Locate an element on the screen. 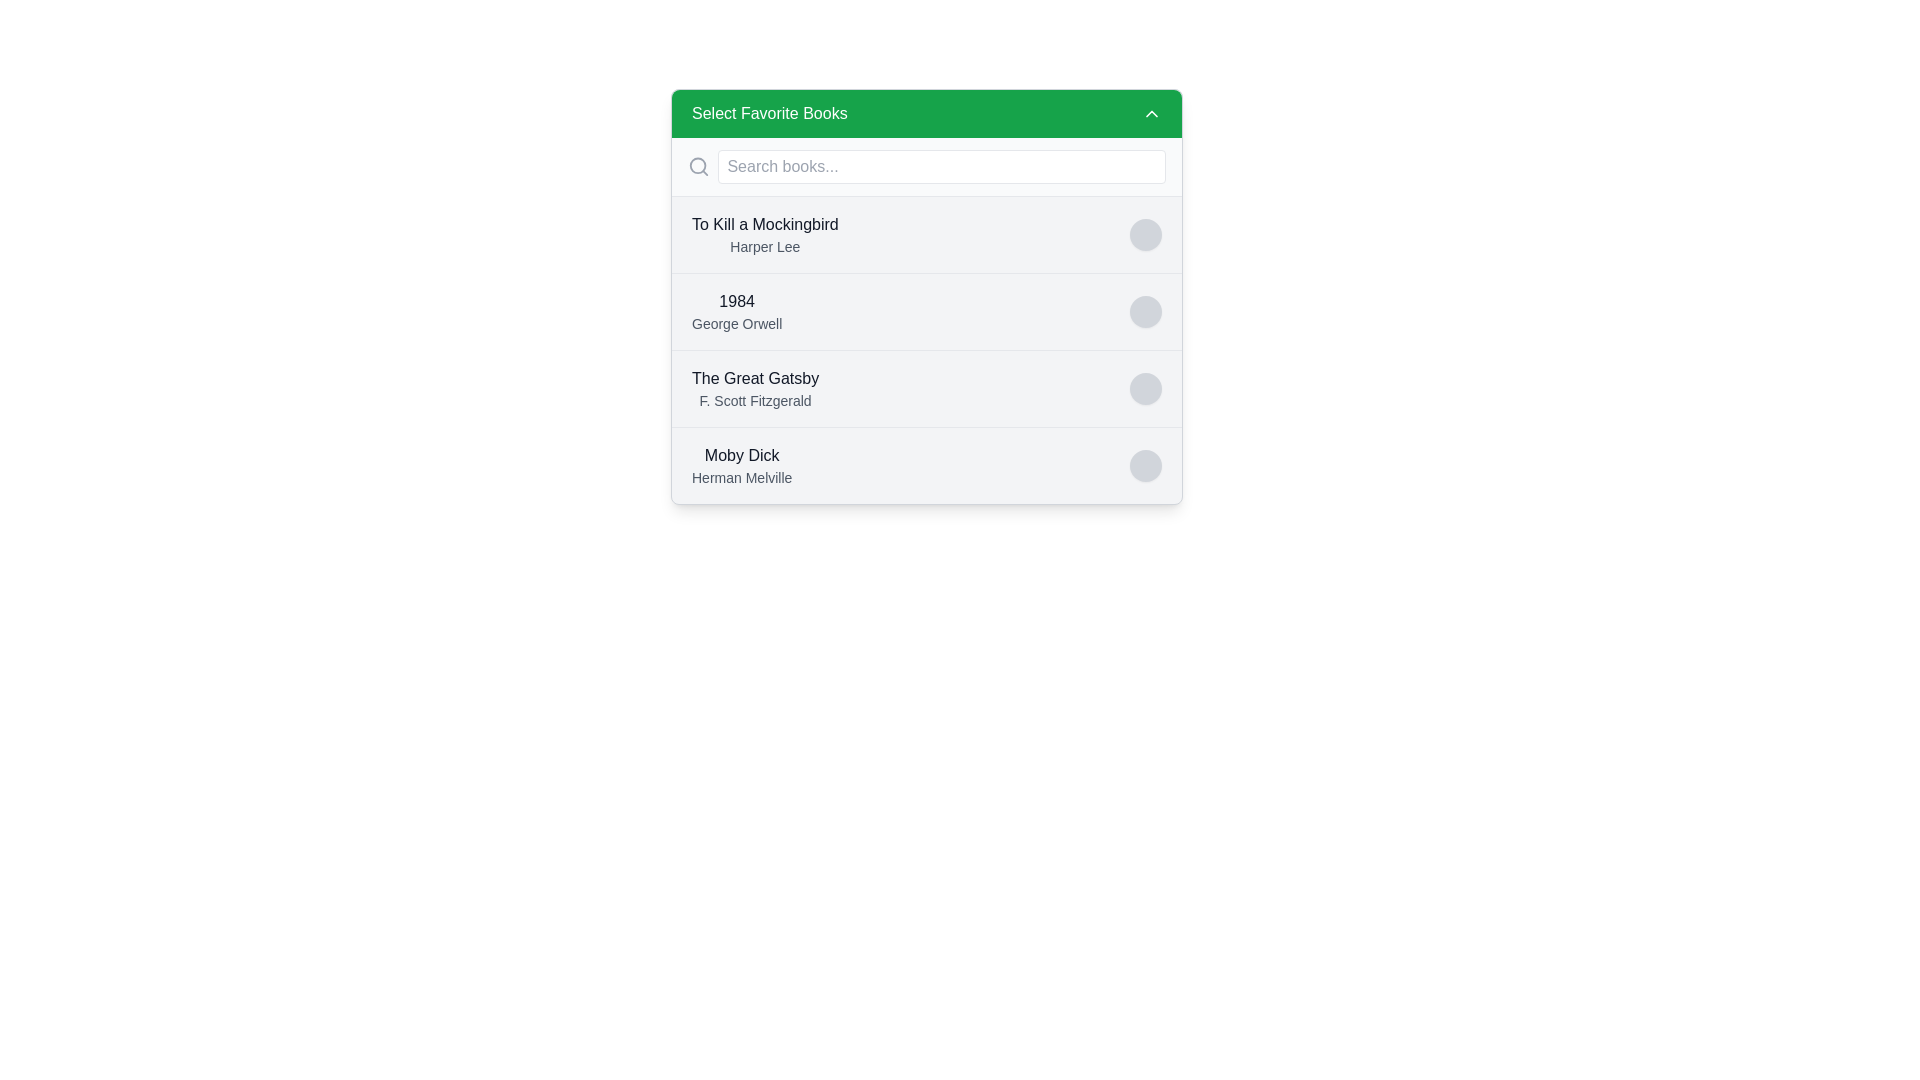 The image size is (1920, 1080). displayed text of the book title 'To Kill a Mockingbird' which is located at the top of the list under the search bar is located at coordinates (764, 224).